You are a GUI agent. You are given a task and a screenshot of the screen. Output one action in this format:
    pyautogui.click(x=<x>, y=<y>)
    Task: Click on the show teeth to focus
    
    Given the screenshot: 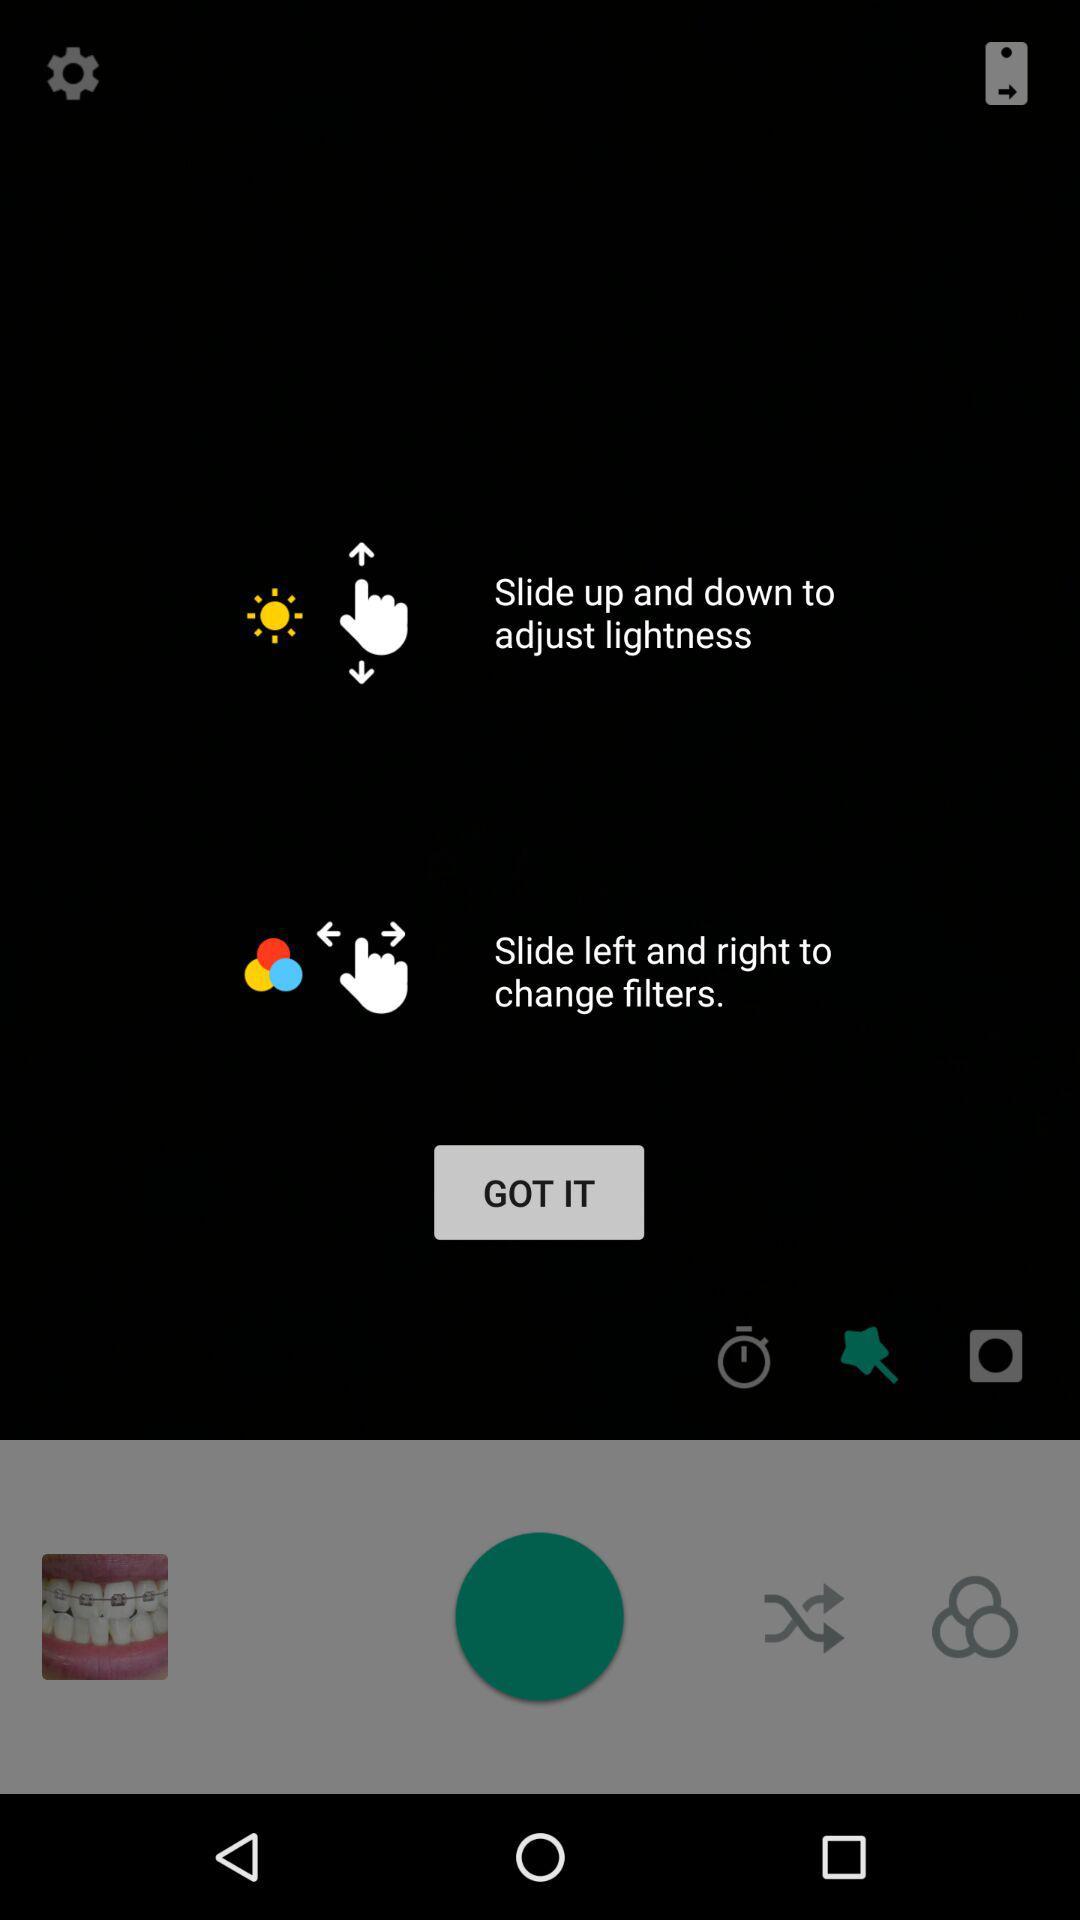 What is the action you would take?
    pyautogui.click(x=104, y=1617)
    